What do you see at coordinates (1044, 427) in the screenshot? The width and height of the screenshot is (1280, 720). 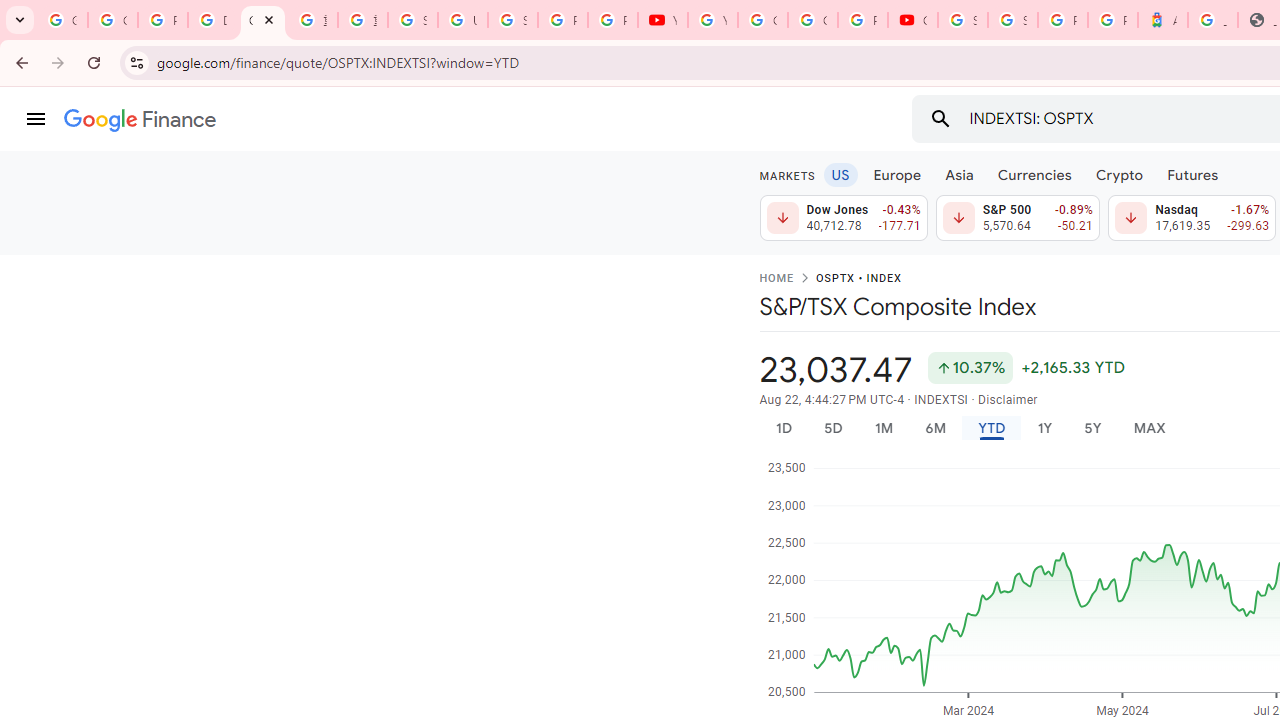 I see `'1Y'` at bounding box center [1044, 427].